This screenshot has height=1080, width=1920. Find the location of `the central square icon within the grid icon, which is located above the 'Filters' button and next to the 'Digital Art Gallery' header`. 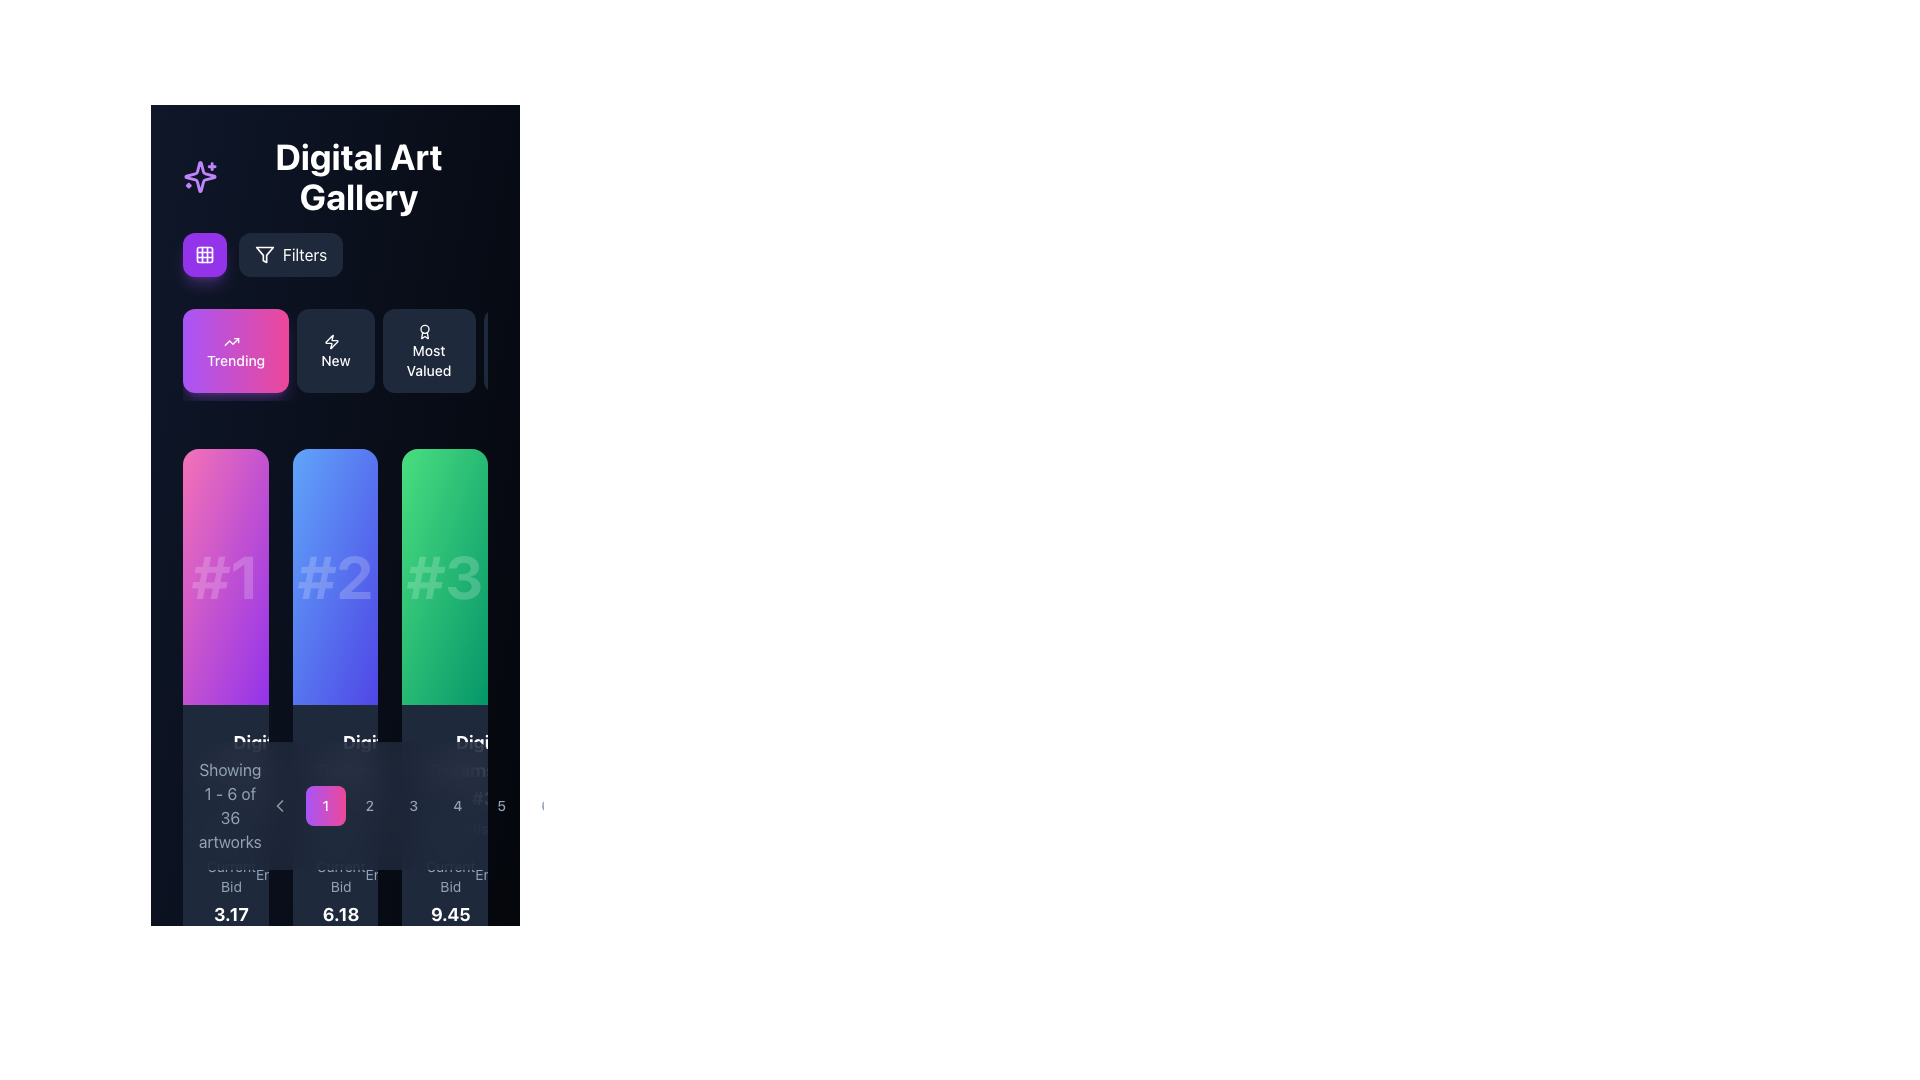

the central square icon within the grid icon, which is located above the 'Filters' button and next to the 'Digital Art Gallery' header is located at coordinates (205, 253).